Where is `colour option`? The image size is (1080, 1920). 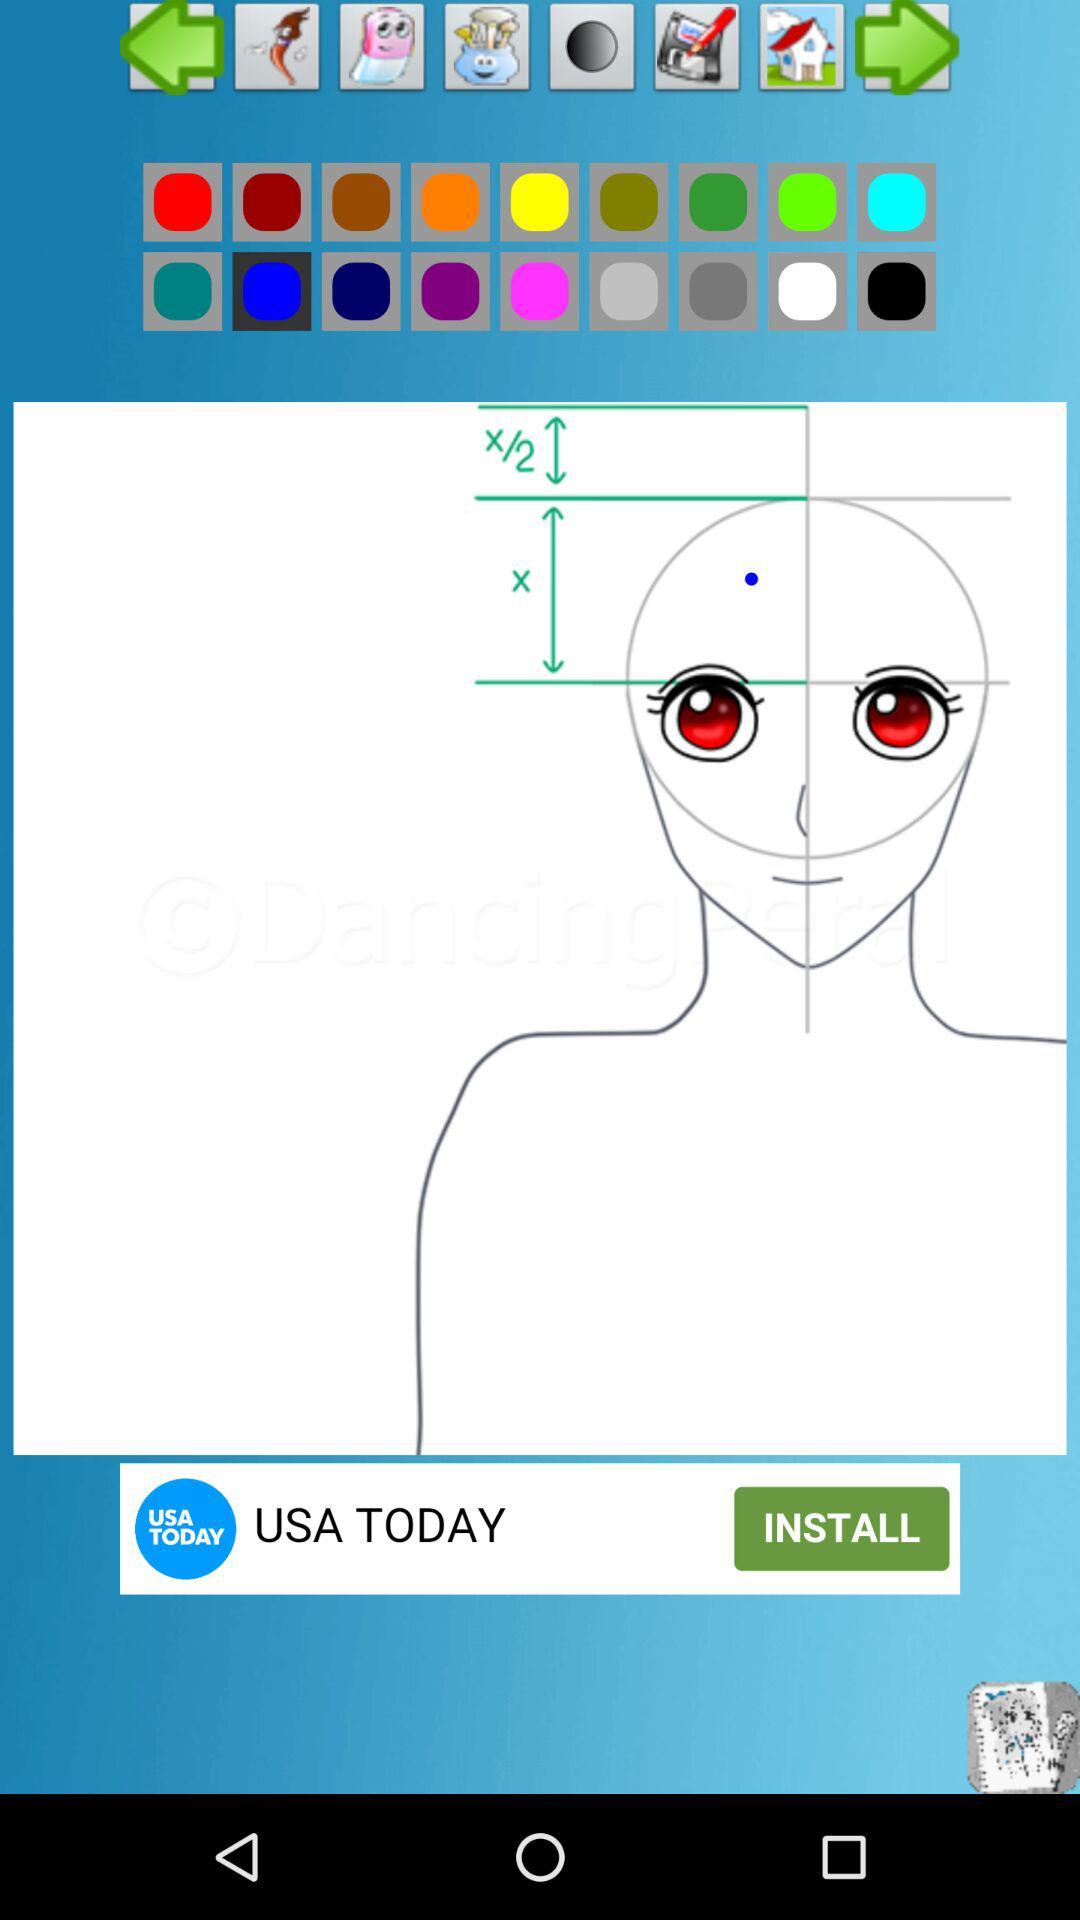 colour option is located at coordinates (538, 202).